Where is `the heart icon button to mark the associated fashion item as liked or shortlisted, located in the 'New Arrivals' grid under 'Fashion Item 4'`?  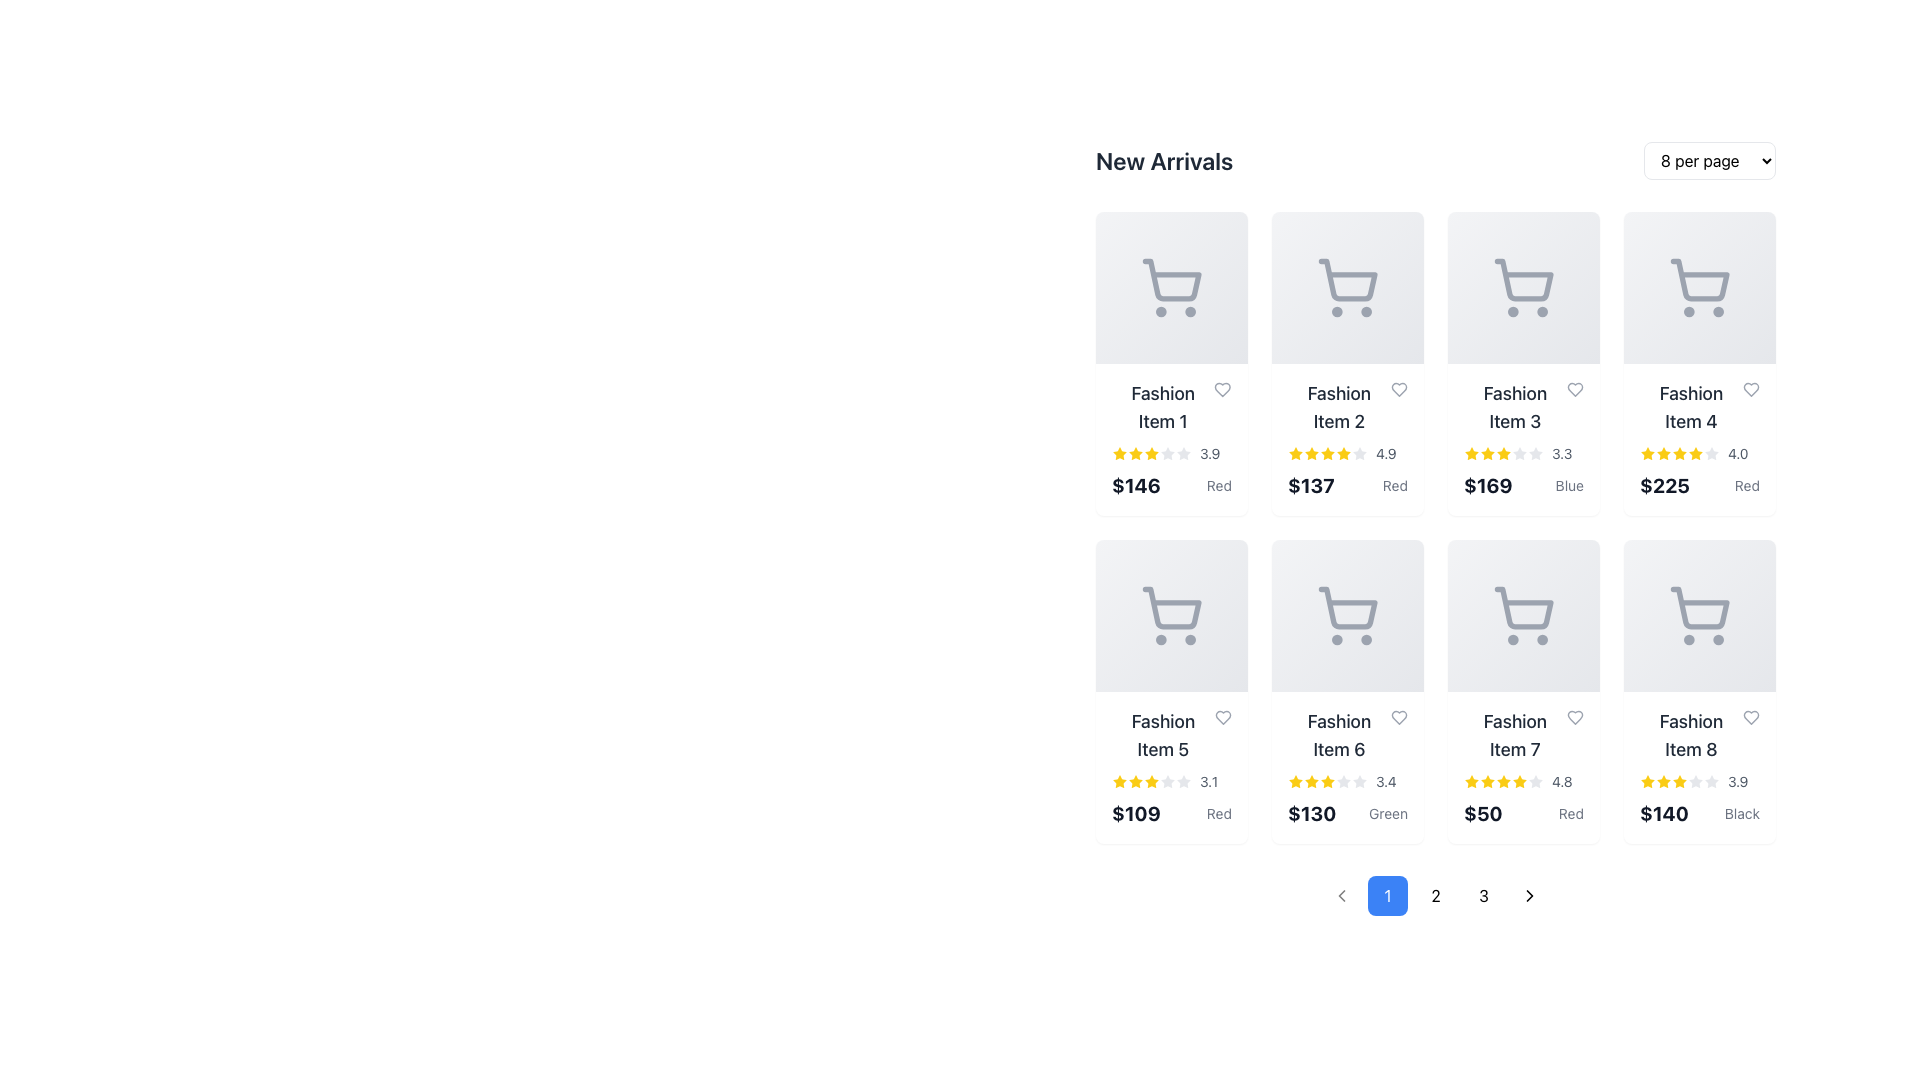 the heart icon button to mark the associated fashion item as liked or shortlisted, located in the 'New Arrivals' grid under 'Fashion Item 4' is located at coordinates (1750, 389).